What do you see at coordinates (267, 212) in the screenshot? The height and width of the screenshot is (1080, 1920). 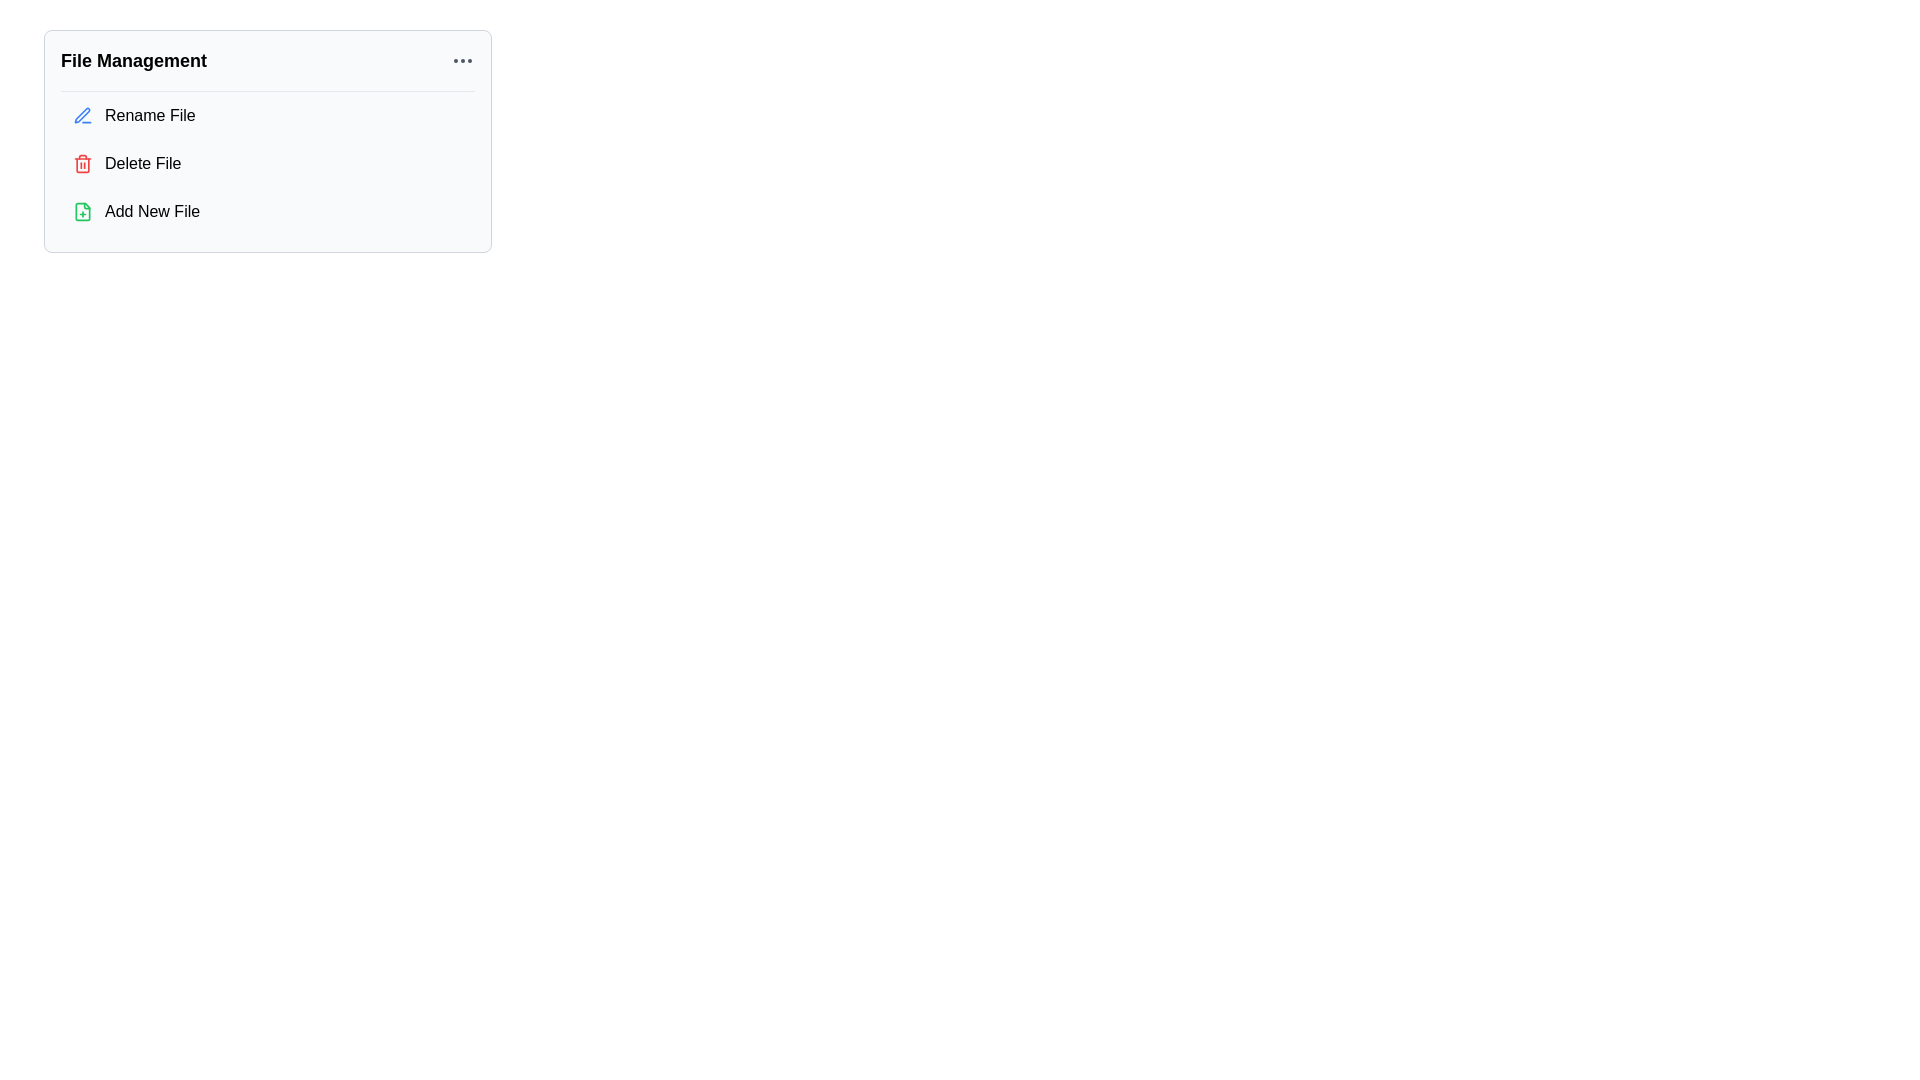 I see `the 'Add New File' option to create a new file` at bounding box center [267, 212].